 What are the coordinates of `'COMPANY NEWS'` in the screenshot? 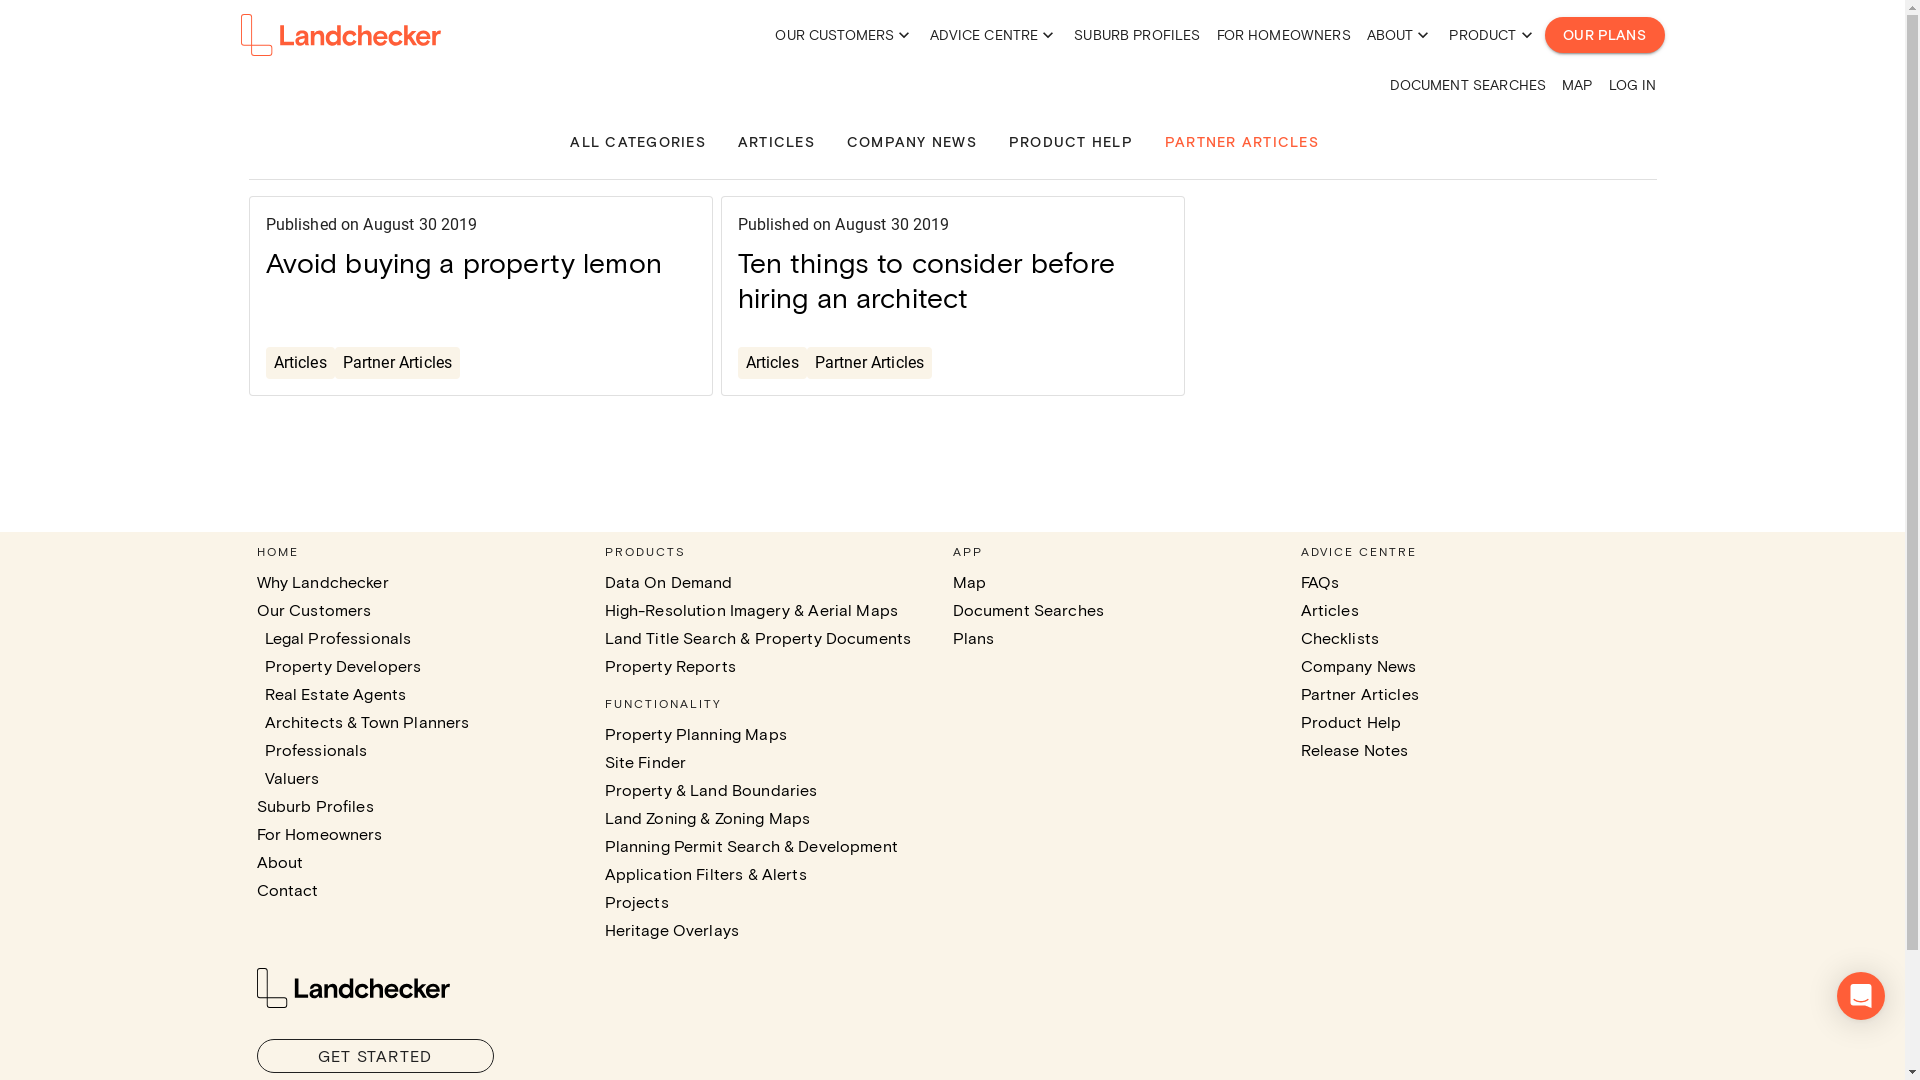 It's located at (846, 140).